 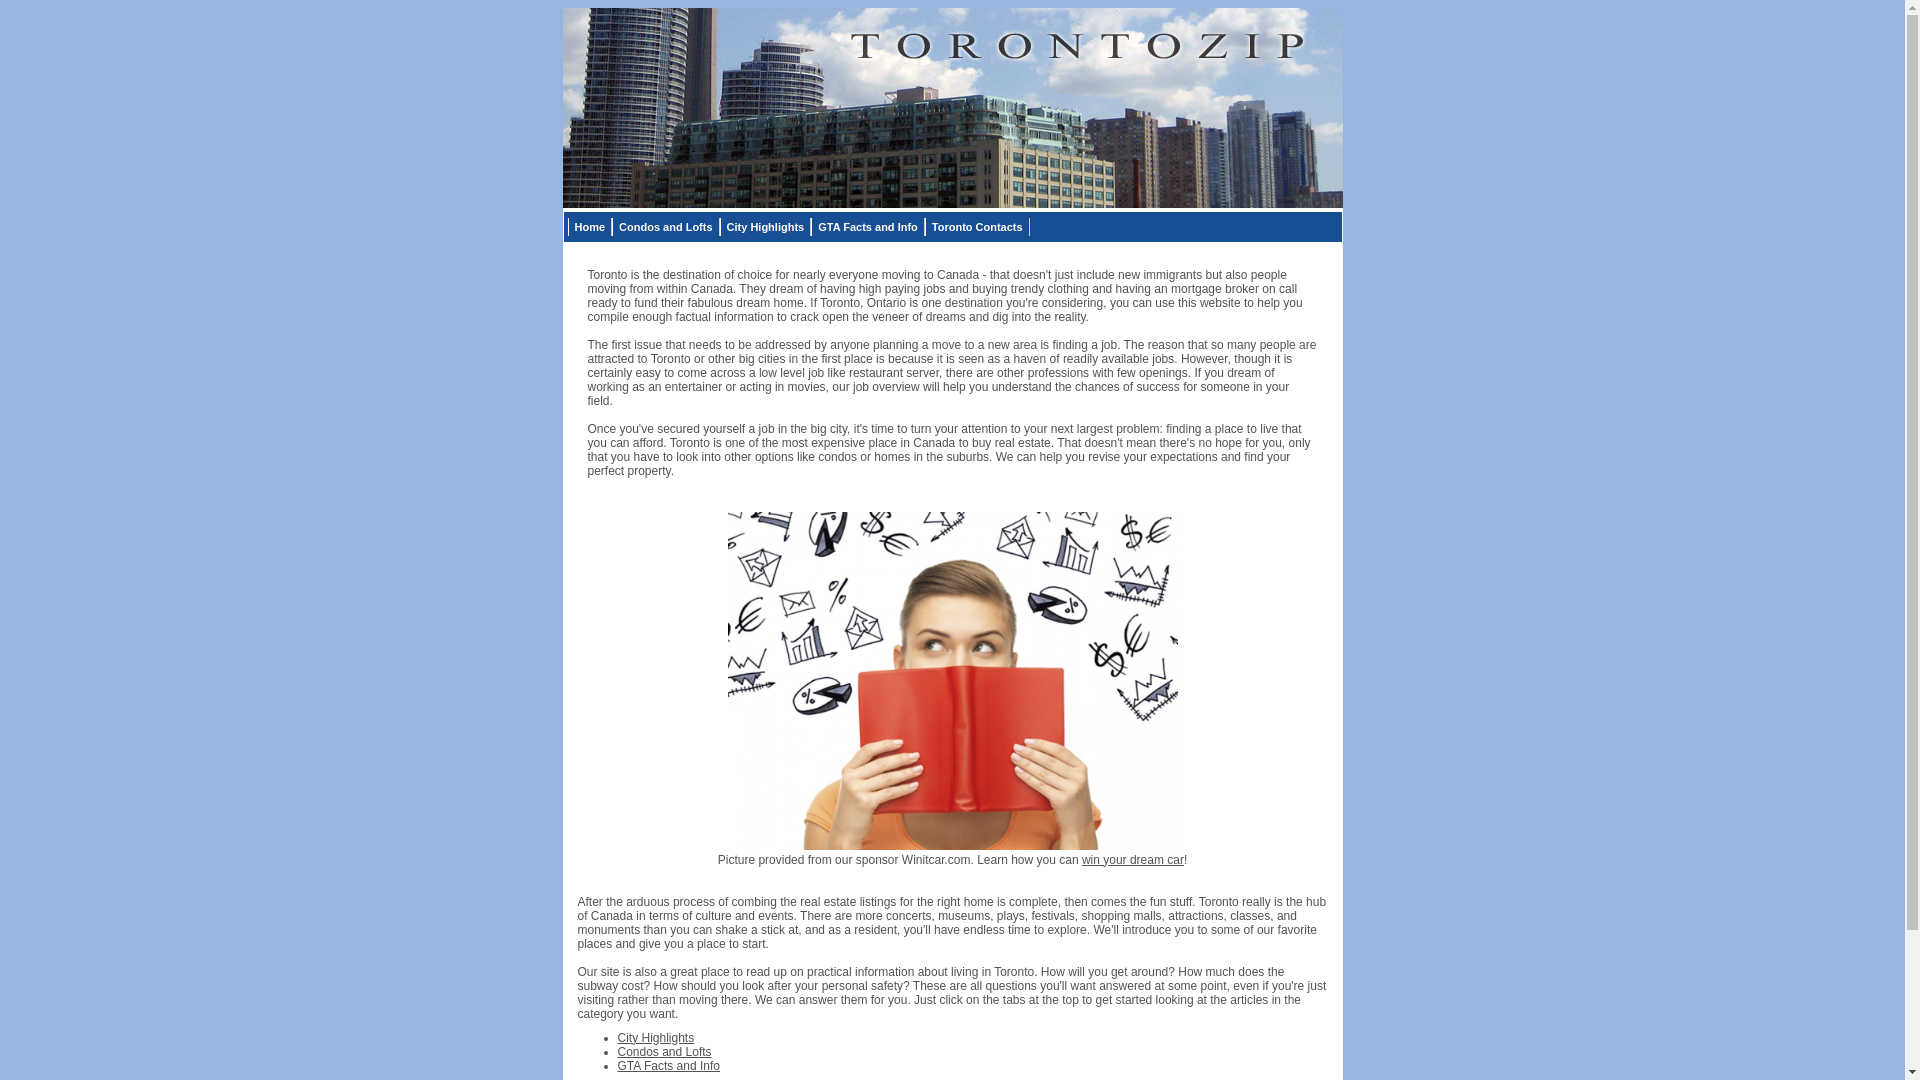 What do you see at coordinates (765, 226) in the screenshot?
I see `'City Highlights'` at bounding box center [765, 226].